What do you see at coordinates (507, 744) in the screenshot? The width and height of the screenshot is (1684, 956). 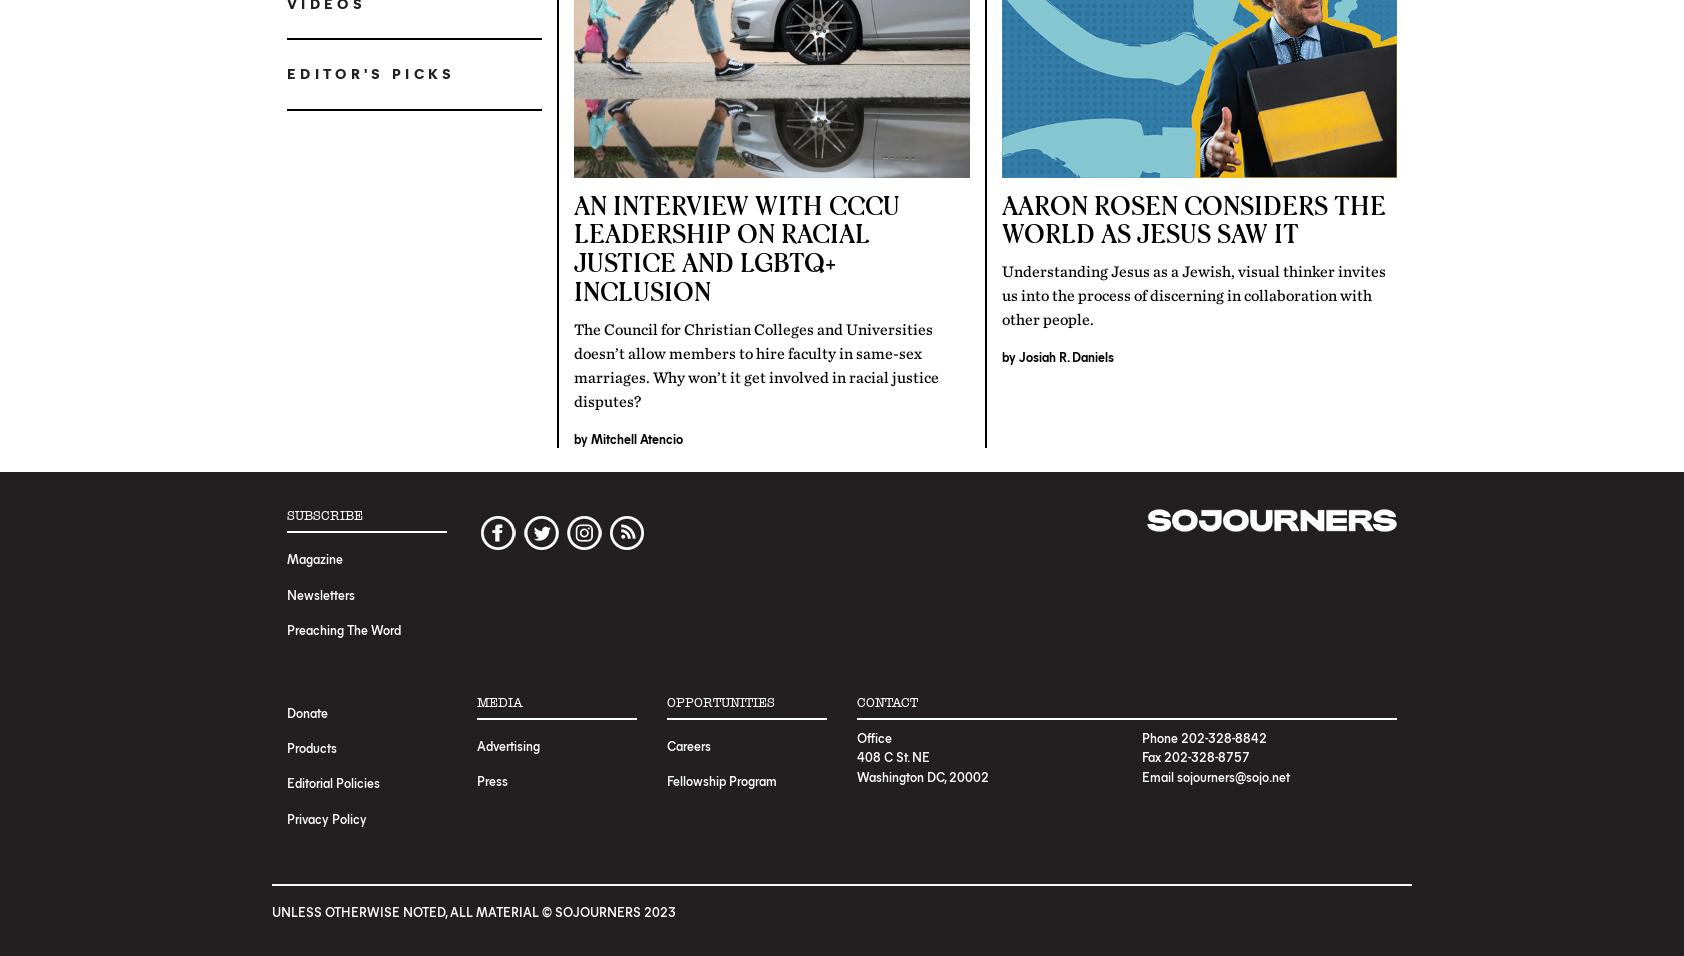 I see `'Advertising'` at bounding box center [507, 744].